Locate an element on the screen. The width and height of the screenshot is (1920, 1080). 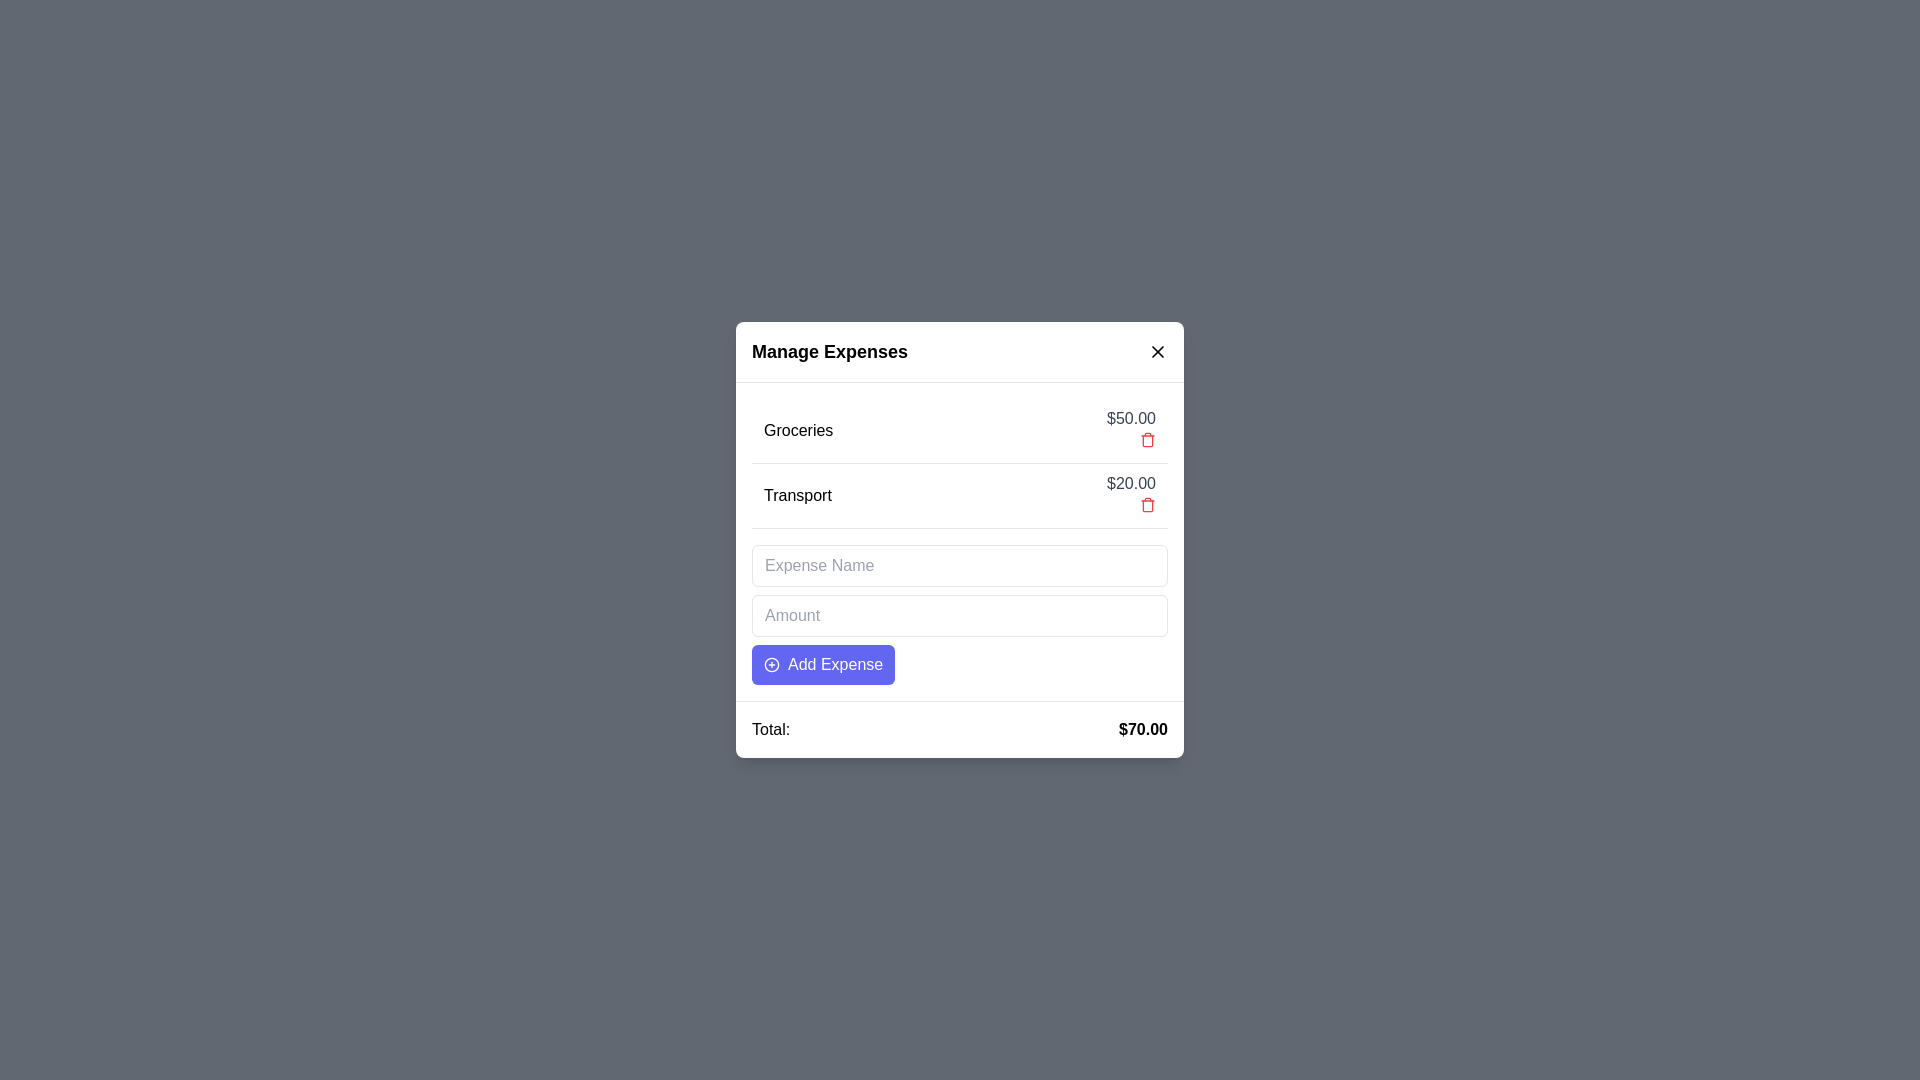
the small 'X' icon button at the top-right corner of the 'Manage Expenses' card is located at coordinates (1157, 350).